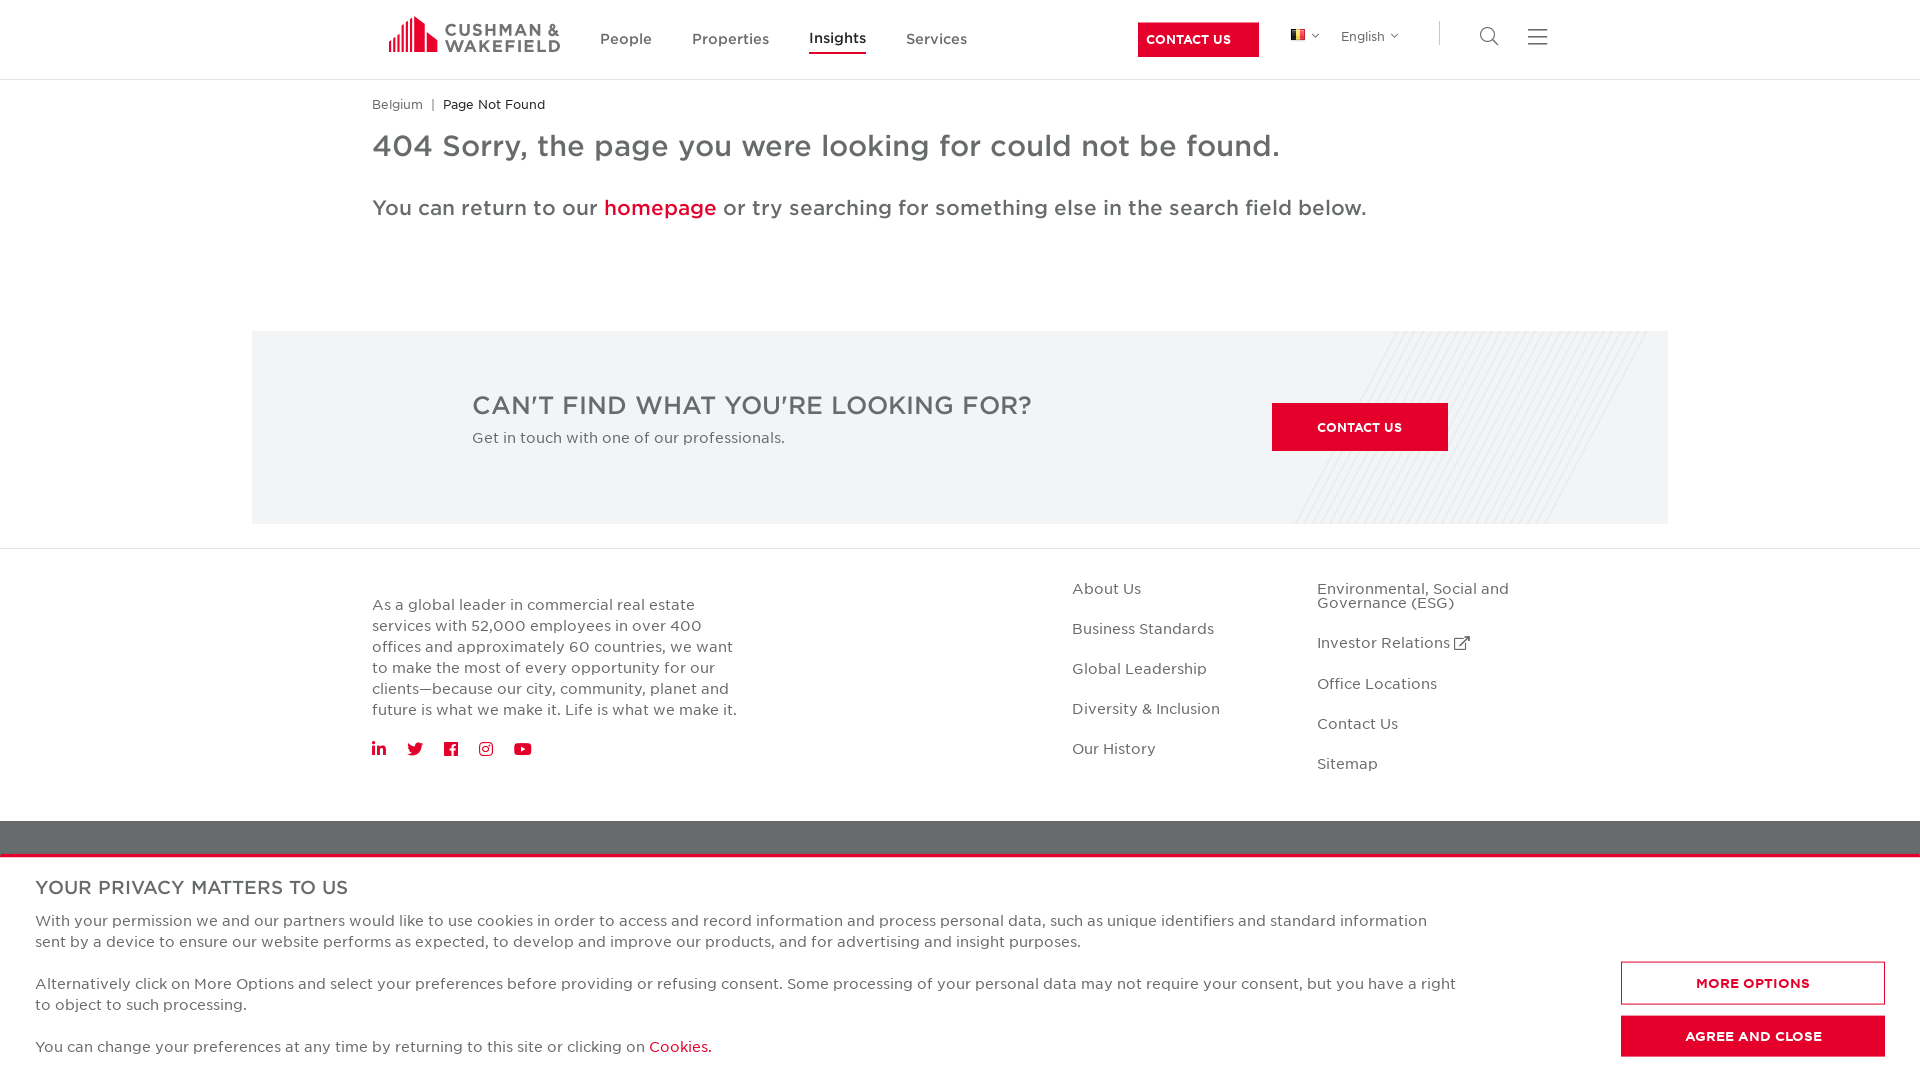  What do you see at coordinates (663, 207) in the screenshot?
I see `'homepage '` at bounding box center [663, 207].